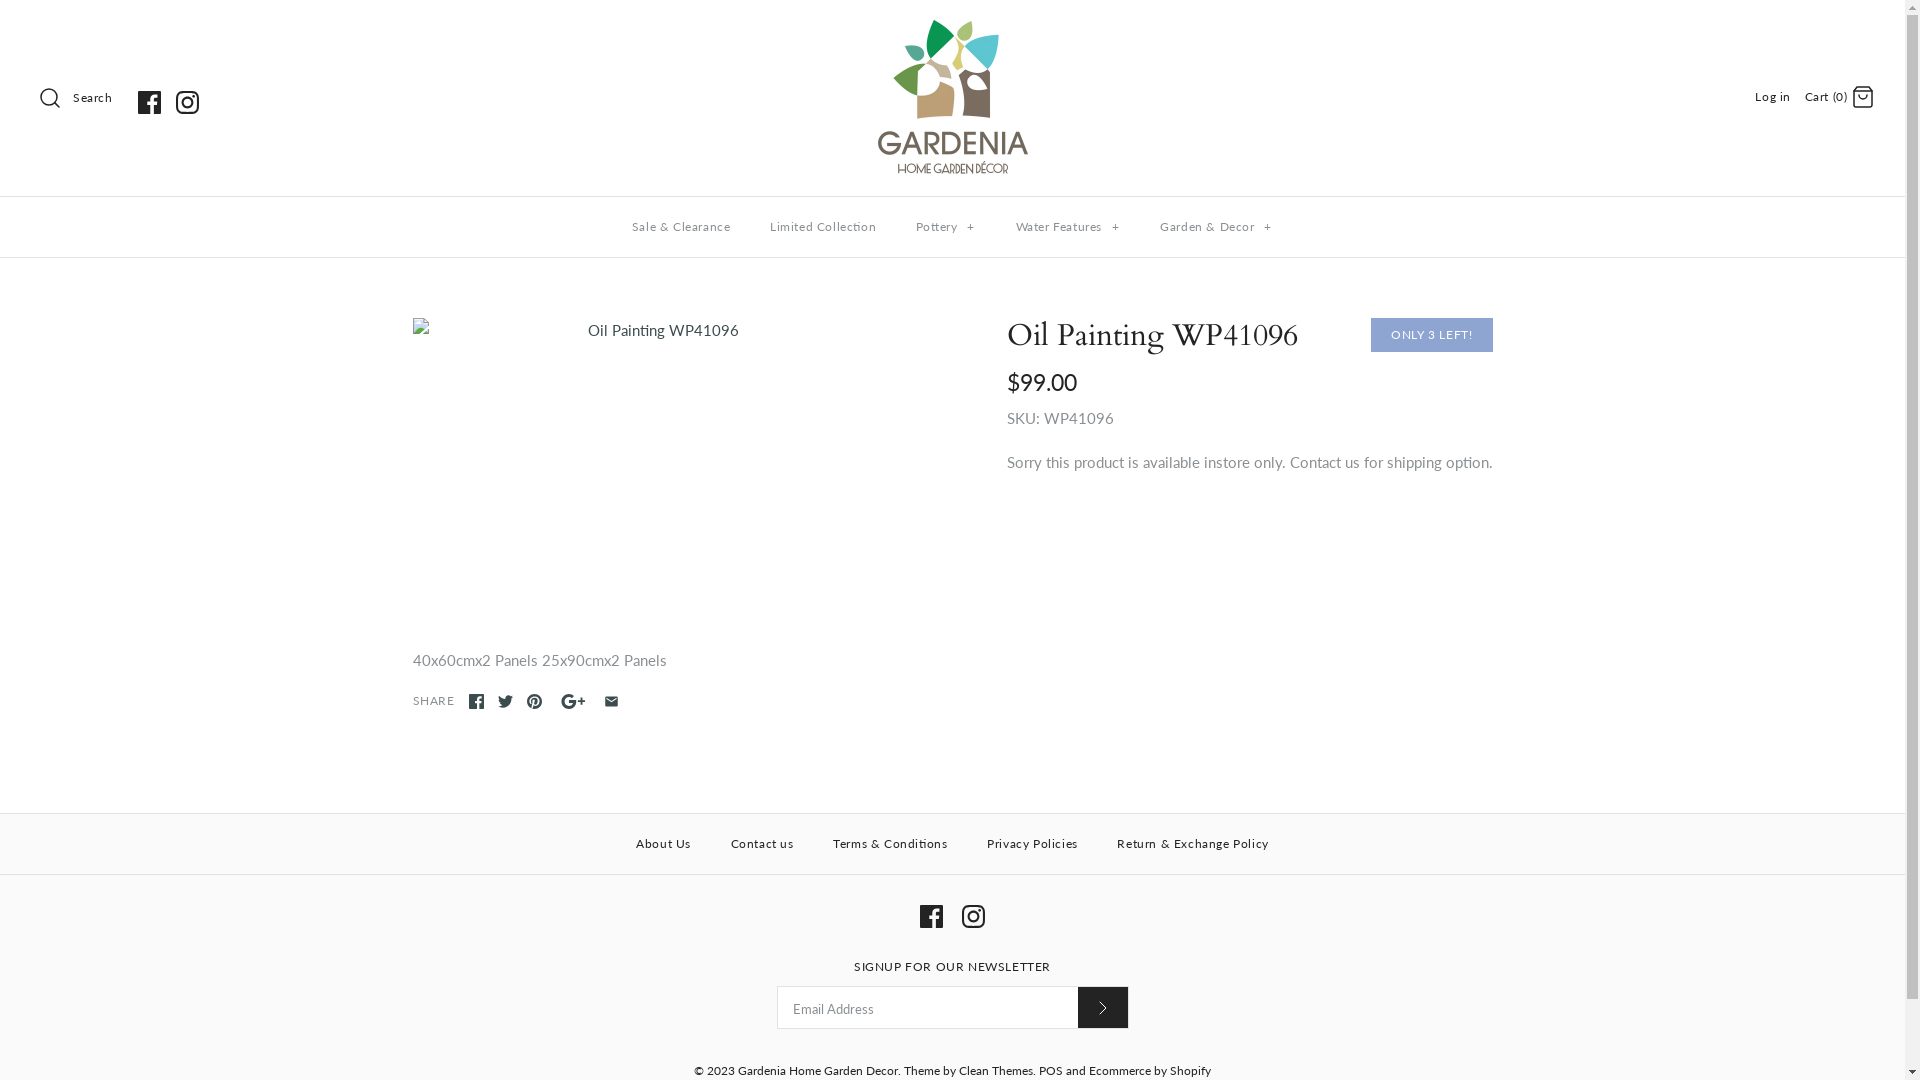 The image size is (1920, 1080). What do you see at coordinates (944, 226) in the screenshot?
I see `'Pottery +'` at bounding box center [944, 226].